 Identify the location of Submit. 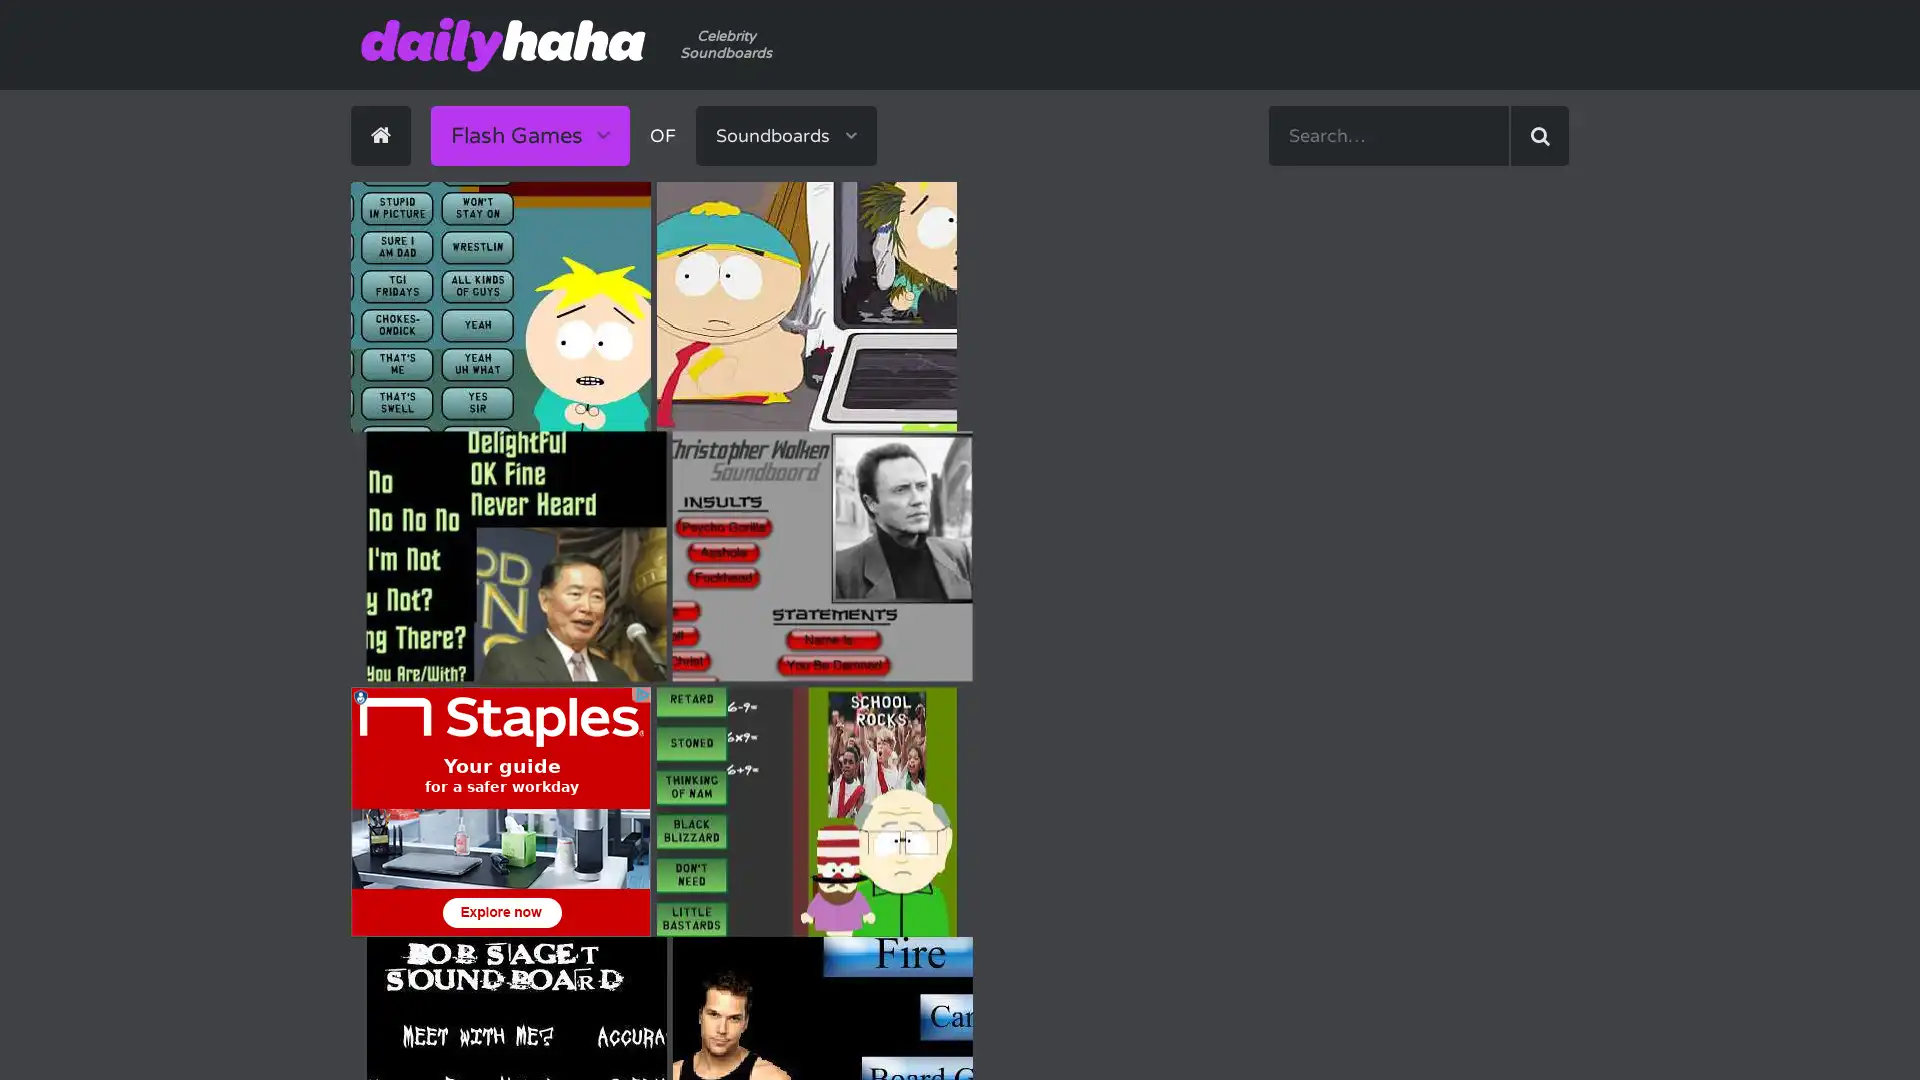
(1538, 135).